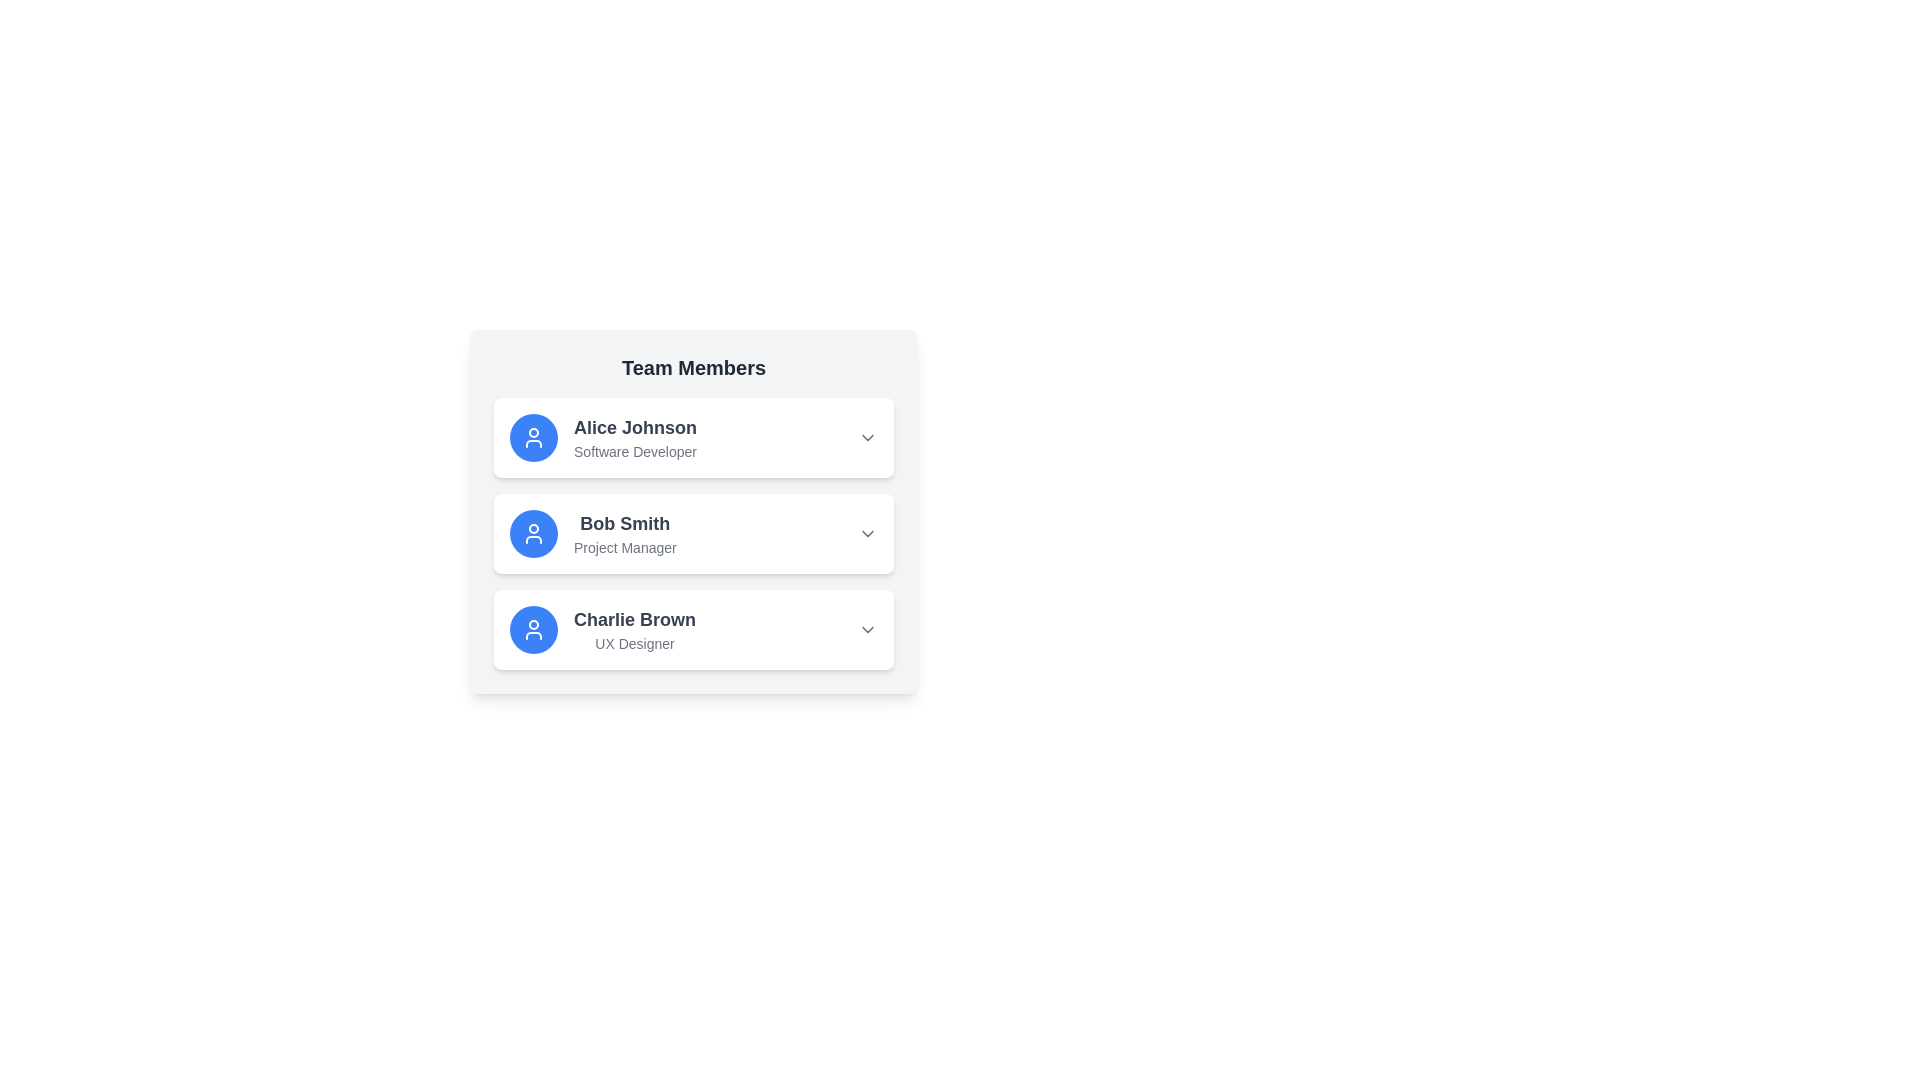  I want to click on the blue circular icon representing the person silhouette design for Alice Johnson, located at the top of the user information panel, so click(533, 628).